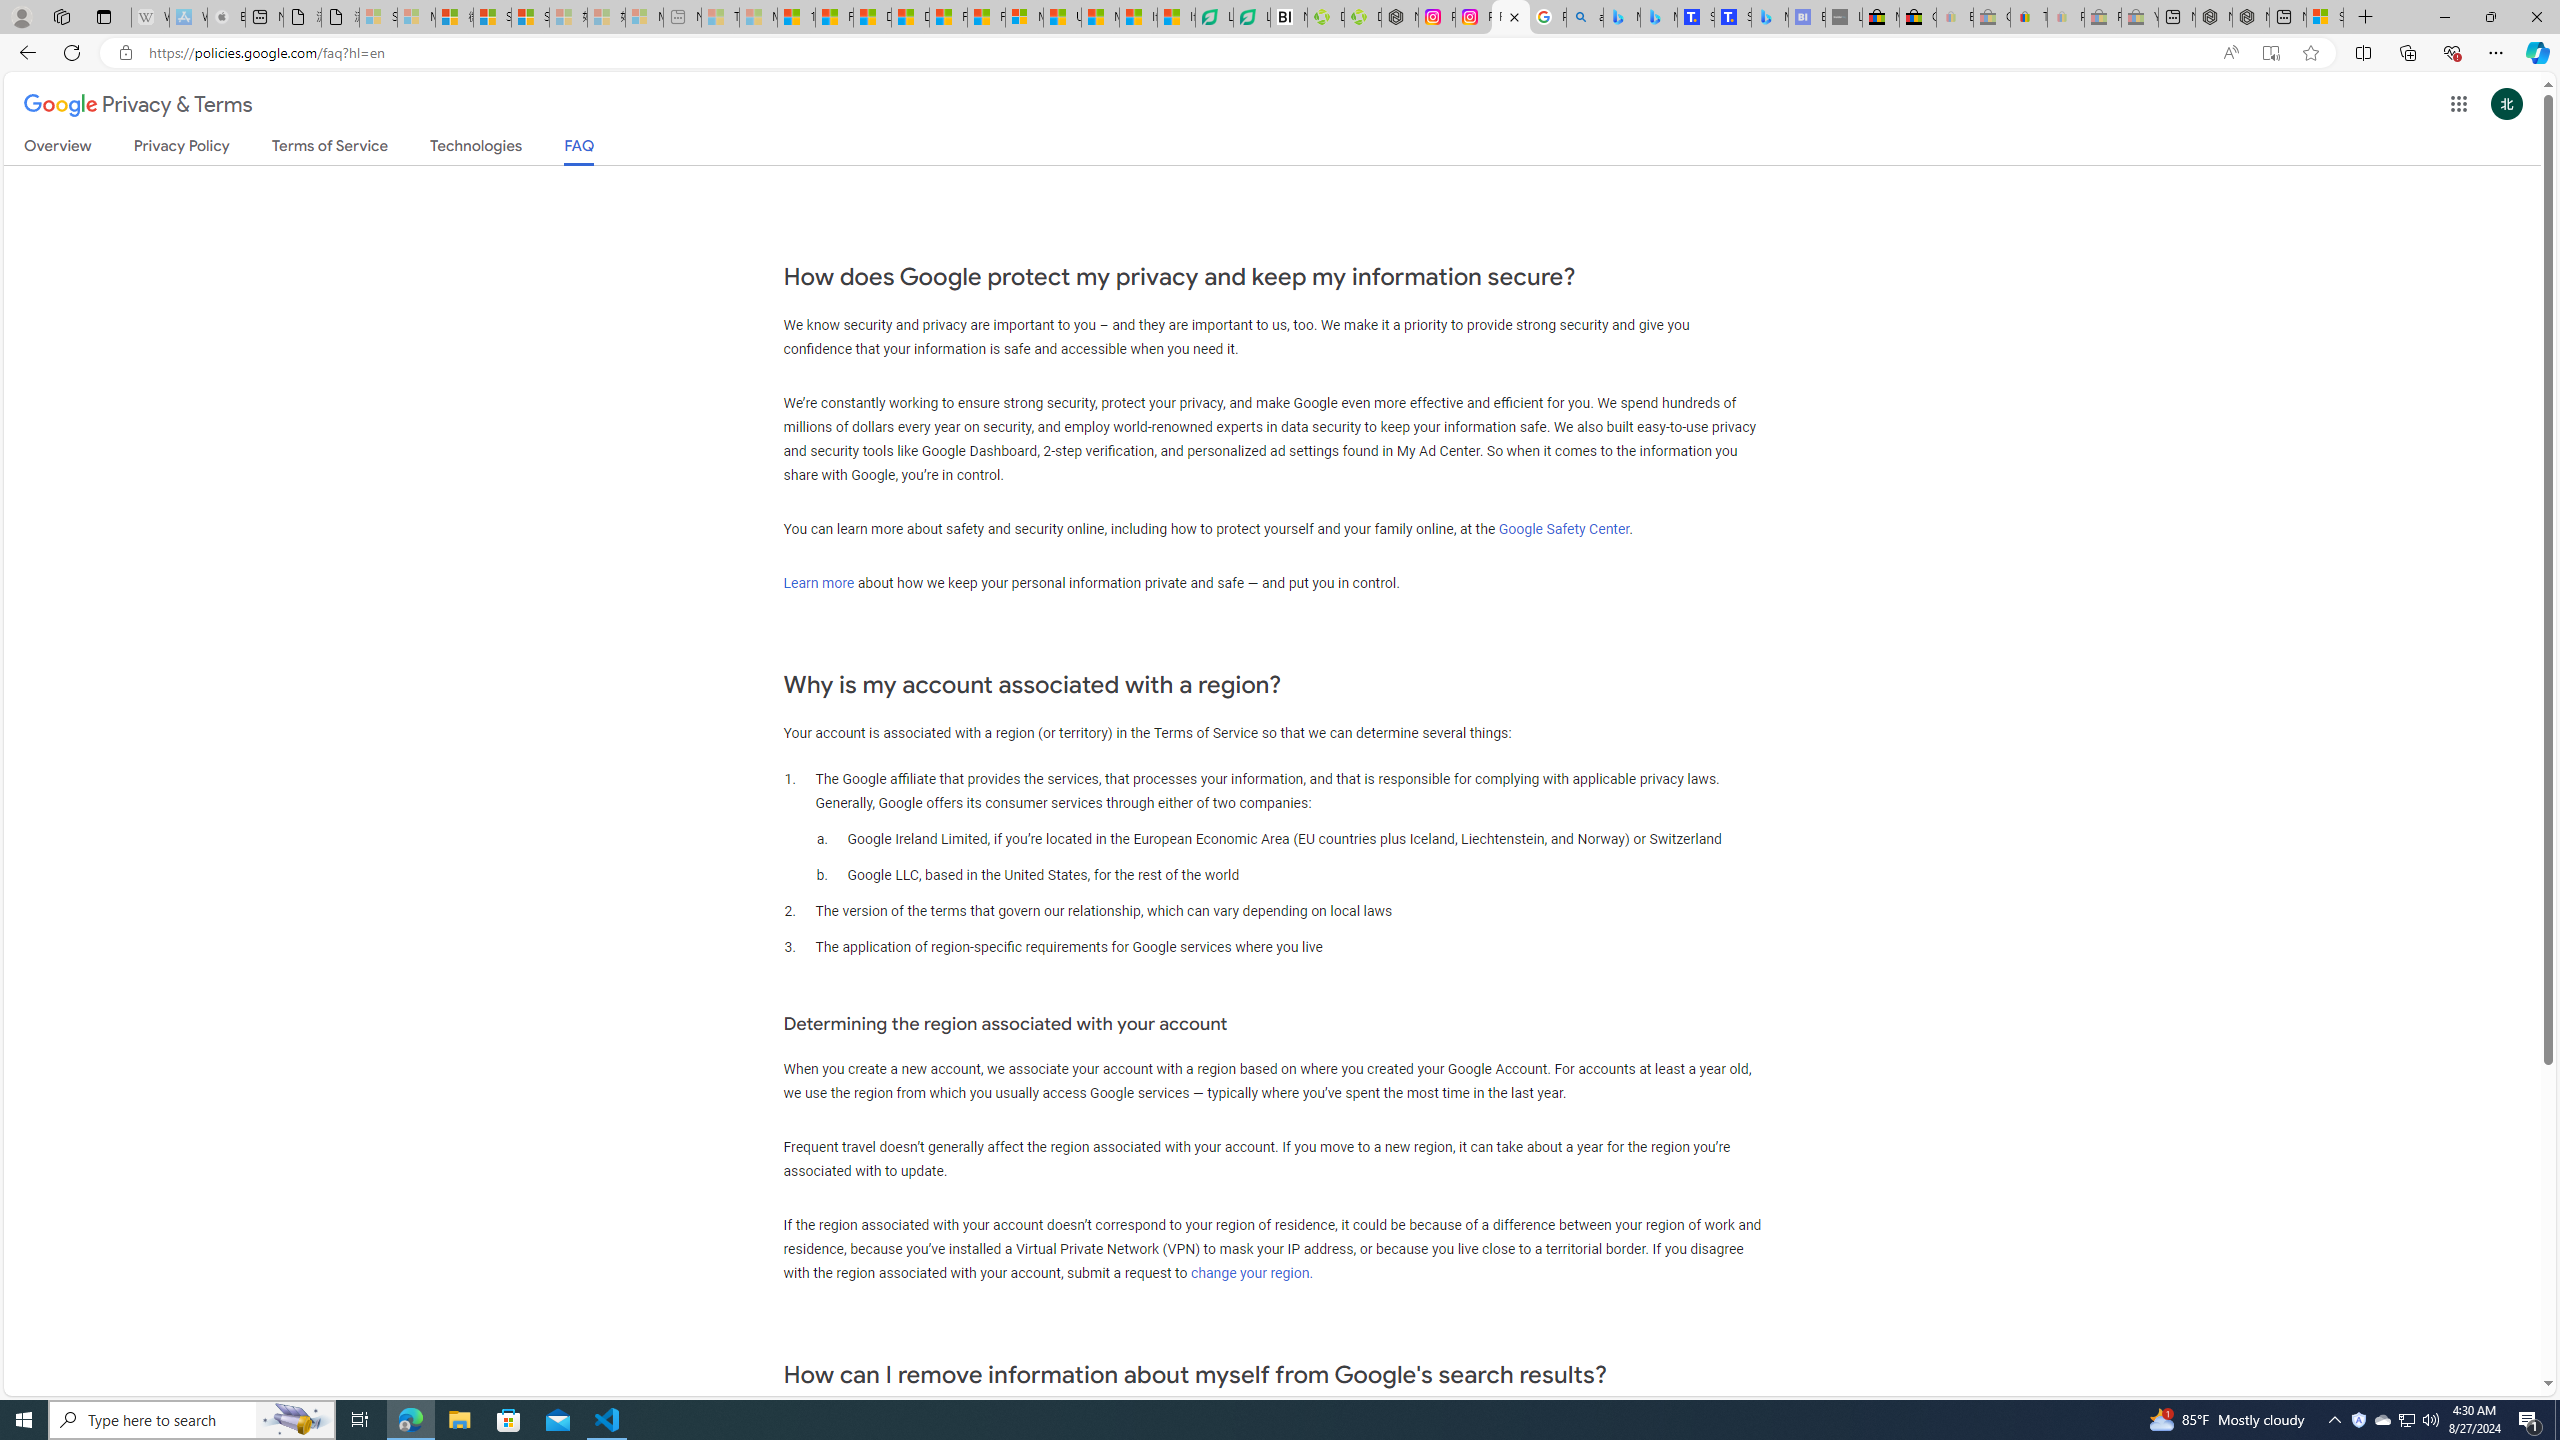  What do you see at coordinates (415, 16) in the screenshot?
I see `'Microsoft Services Agreement - Sleeping'` at bounding box center [415, 16].